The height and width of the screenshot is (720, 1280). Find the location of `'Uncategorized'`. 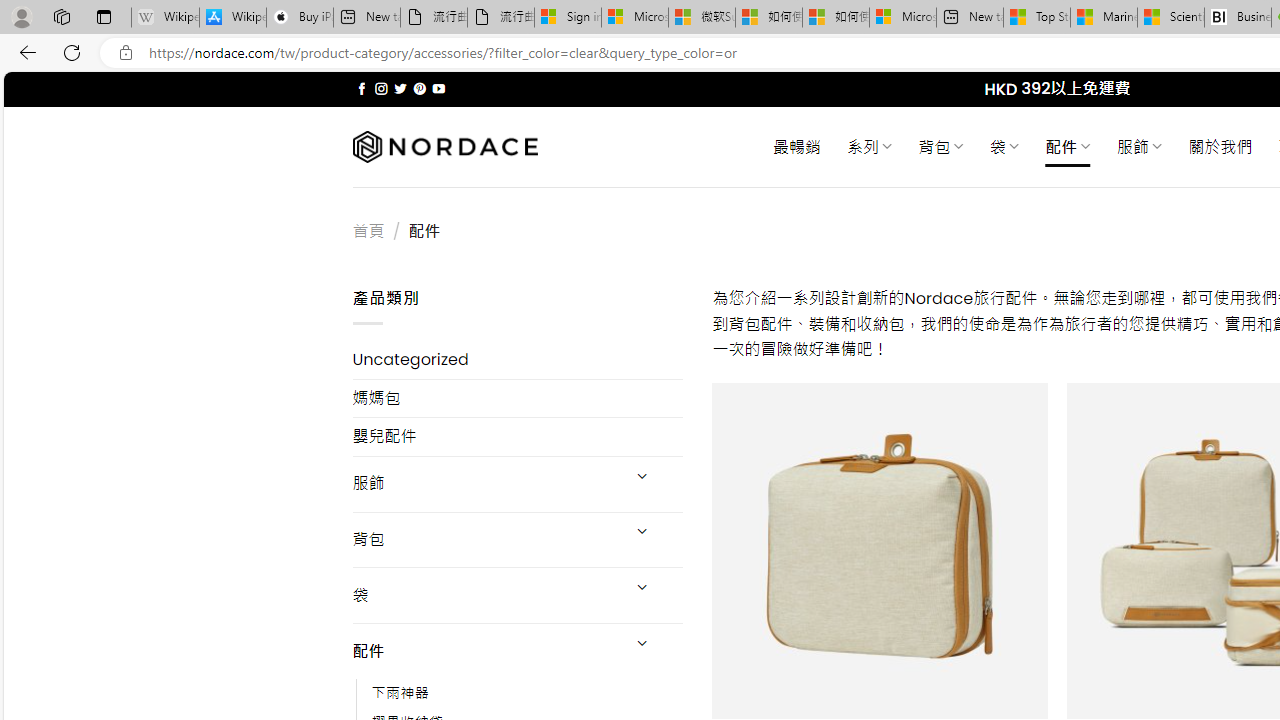

'Uncategorized' is located at coordinates (517, 360).